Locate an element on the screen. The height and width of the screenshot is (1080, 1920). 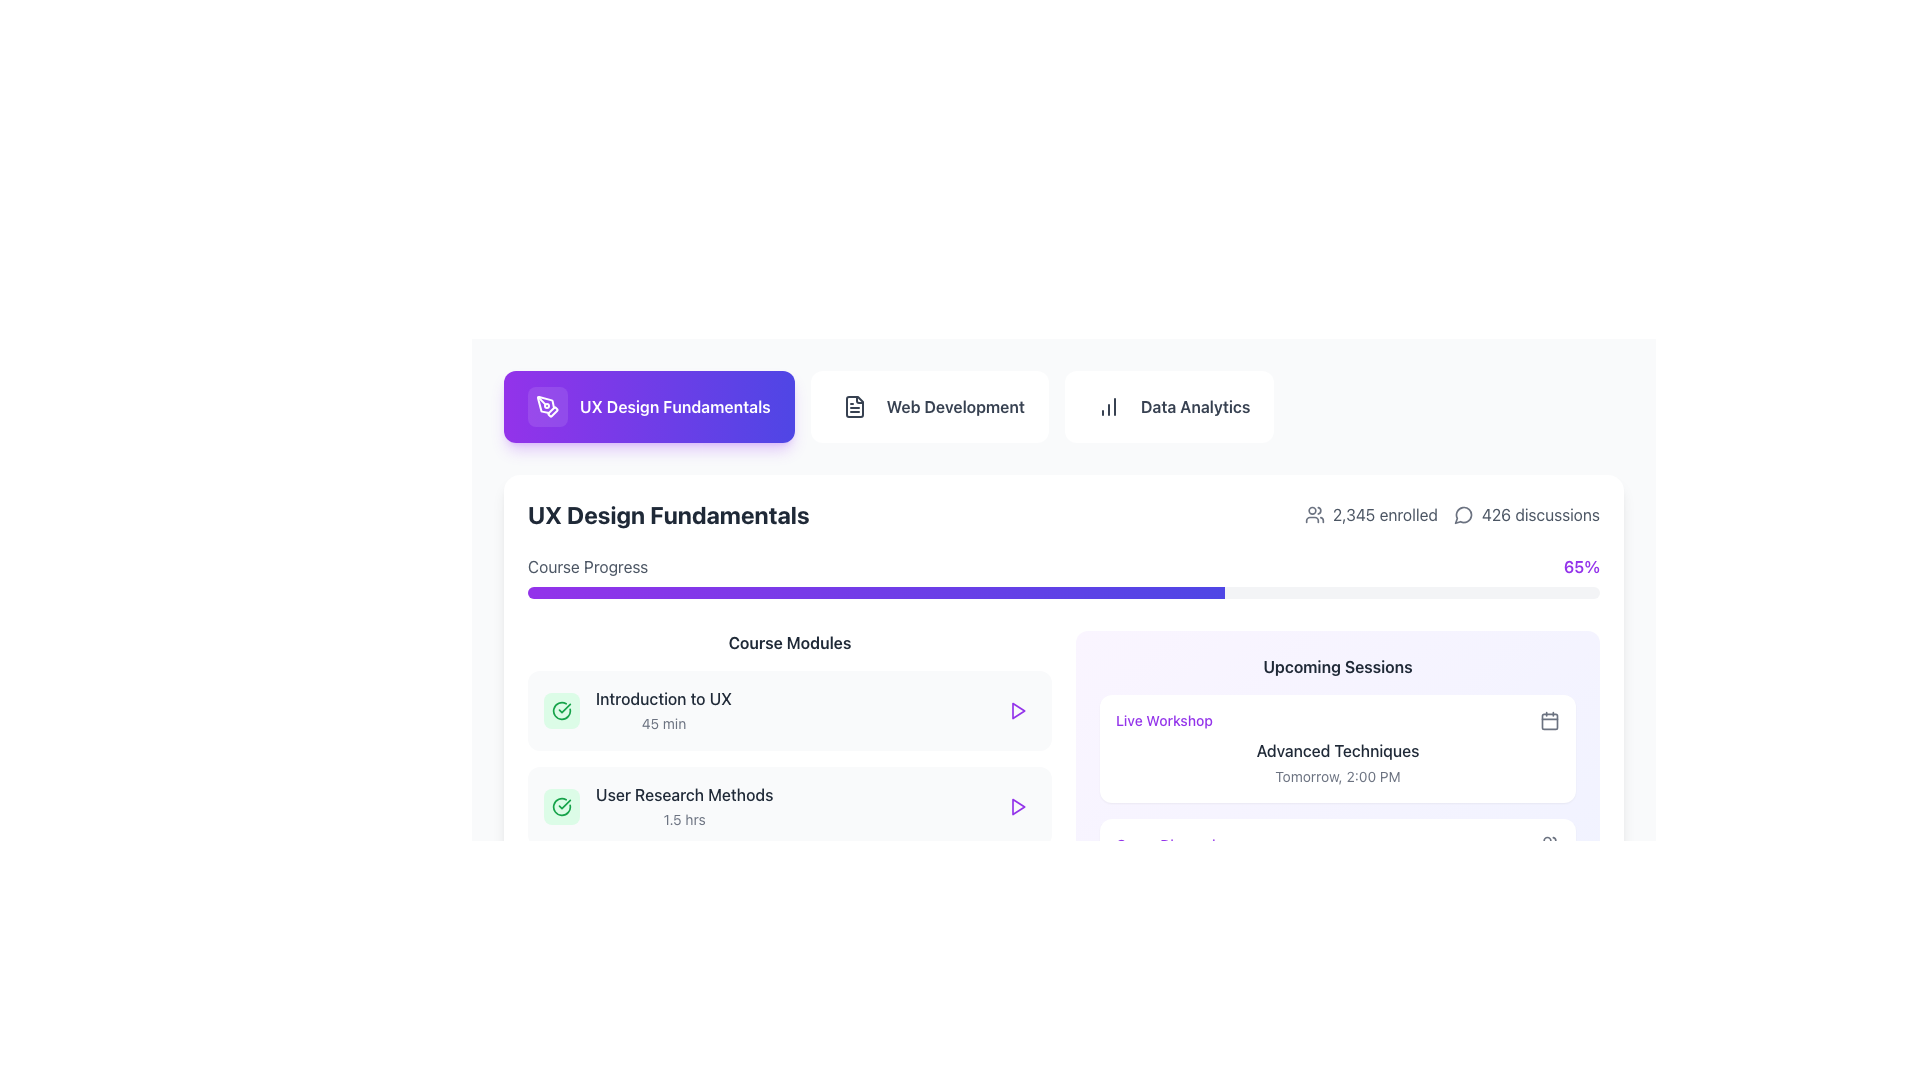
the icon representing data analytics located inside the 'Data Analytics' button, positioned to the left of the text label is located at coordinates (1107, 406).